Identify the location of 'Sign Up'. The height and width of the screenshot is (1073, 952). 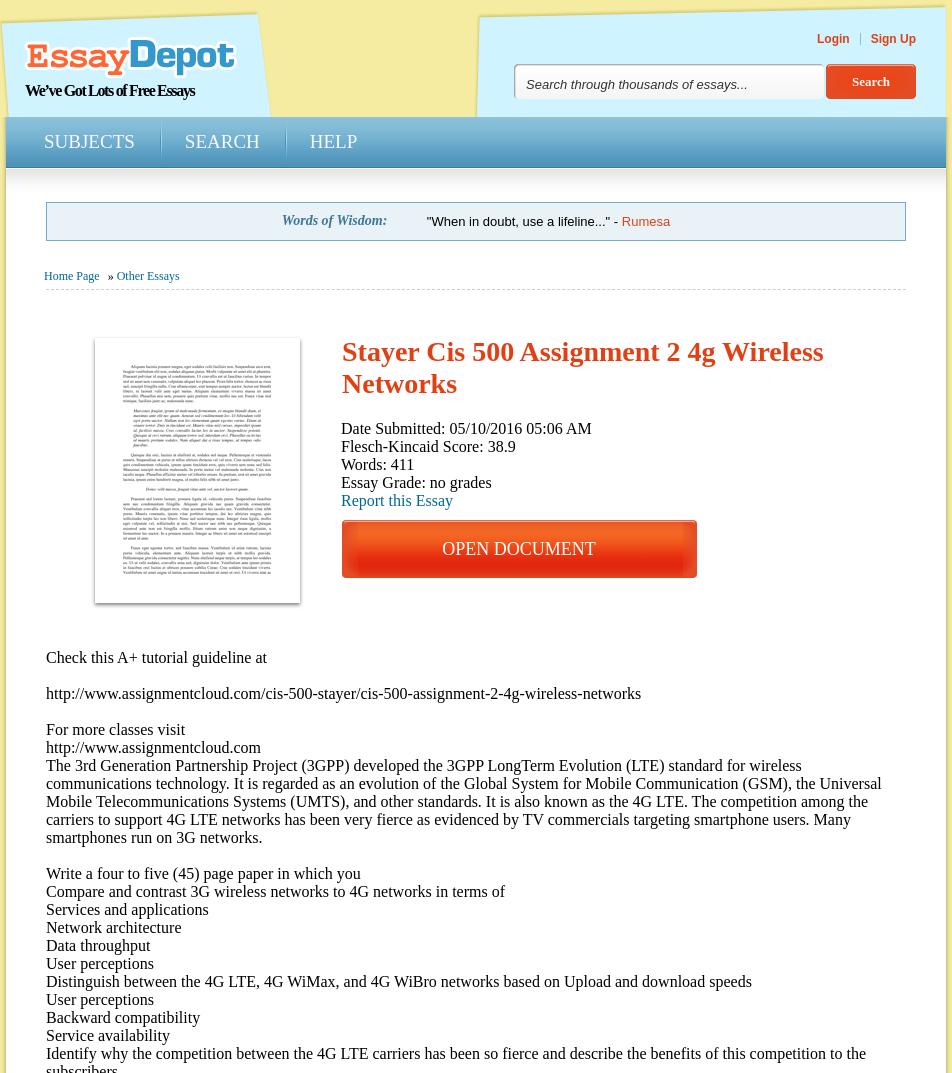
(892, 37).